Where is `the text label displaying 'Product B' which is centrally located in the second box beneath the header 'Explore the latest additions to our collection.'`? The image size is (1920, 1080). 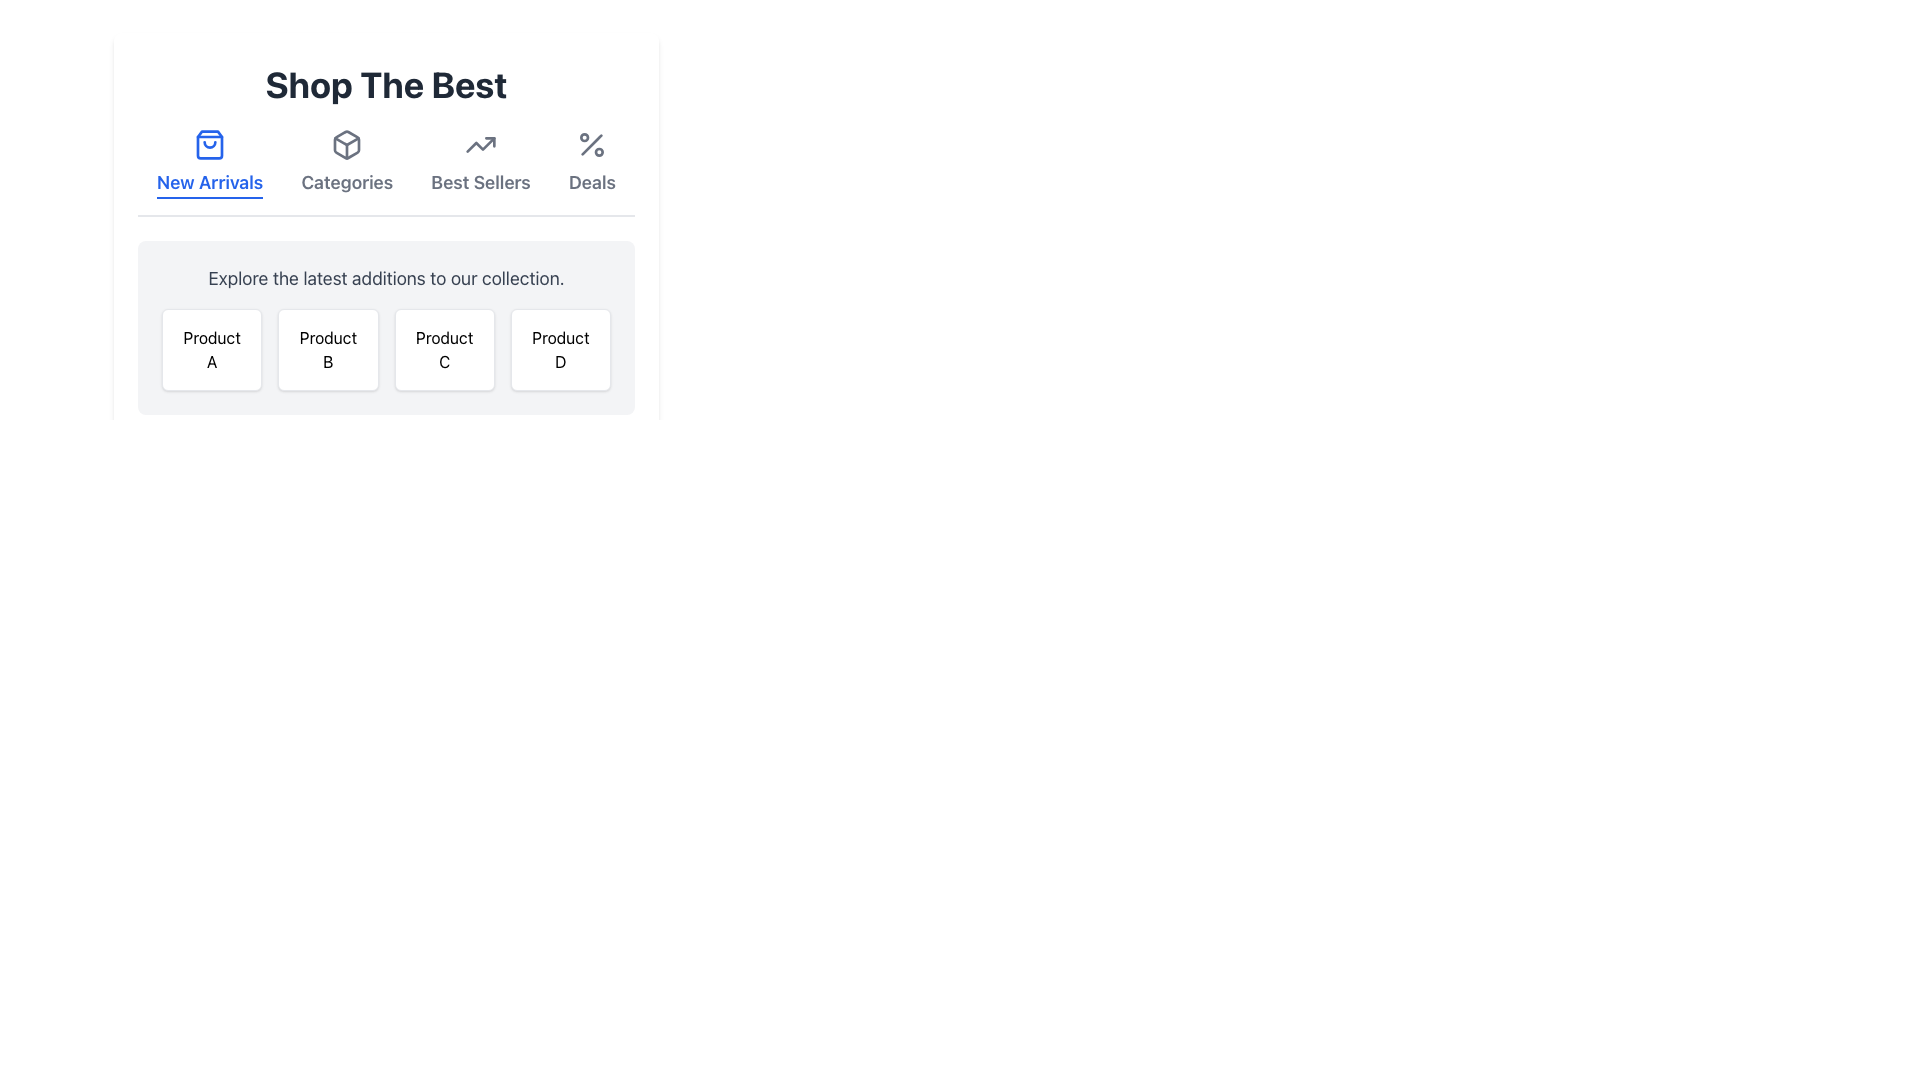 the text label displaying 'Product B' which is centrally located in the second box beneath the header 'Explore the latest additions to our collection.' is located at coordinates (328, 349).